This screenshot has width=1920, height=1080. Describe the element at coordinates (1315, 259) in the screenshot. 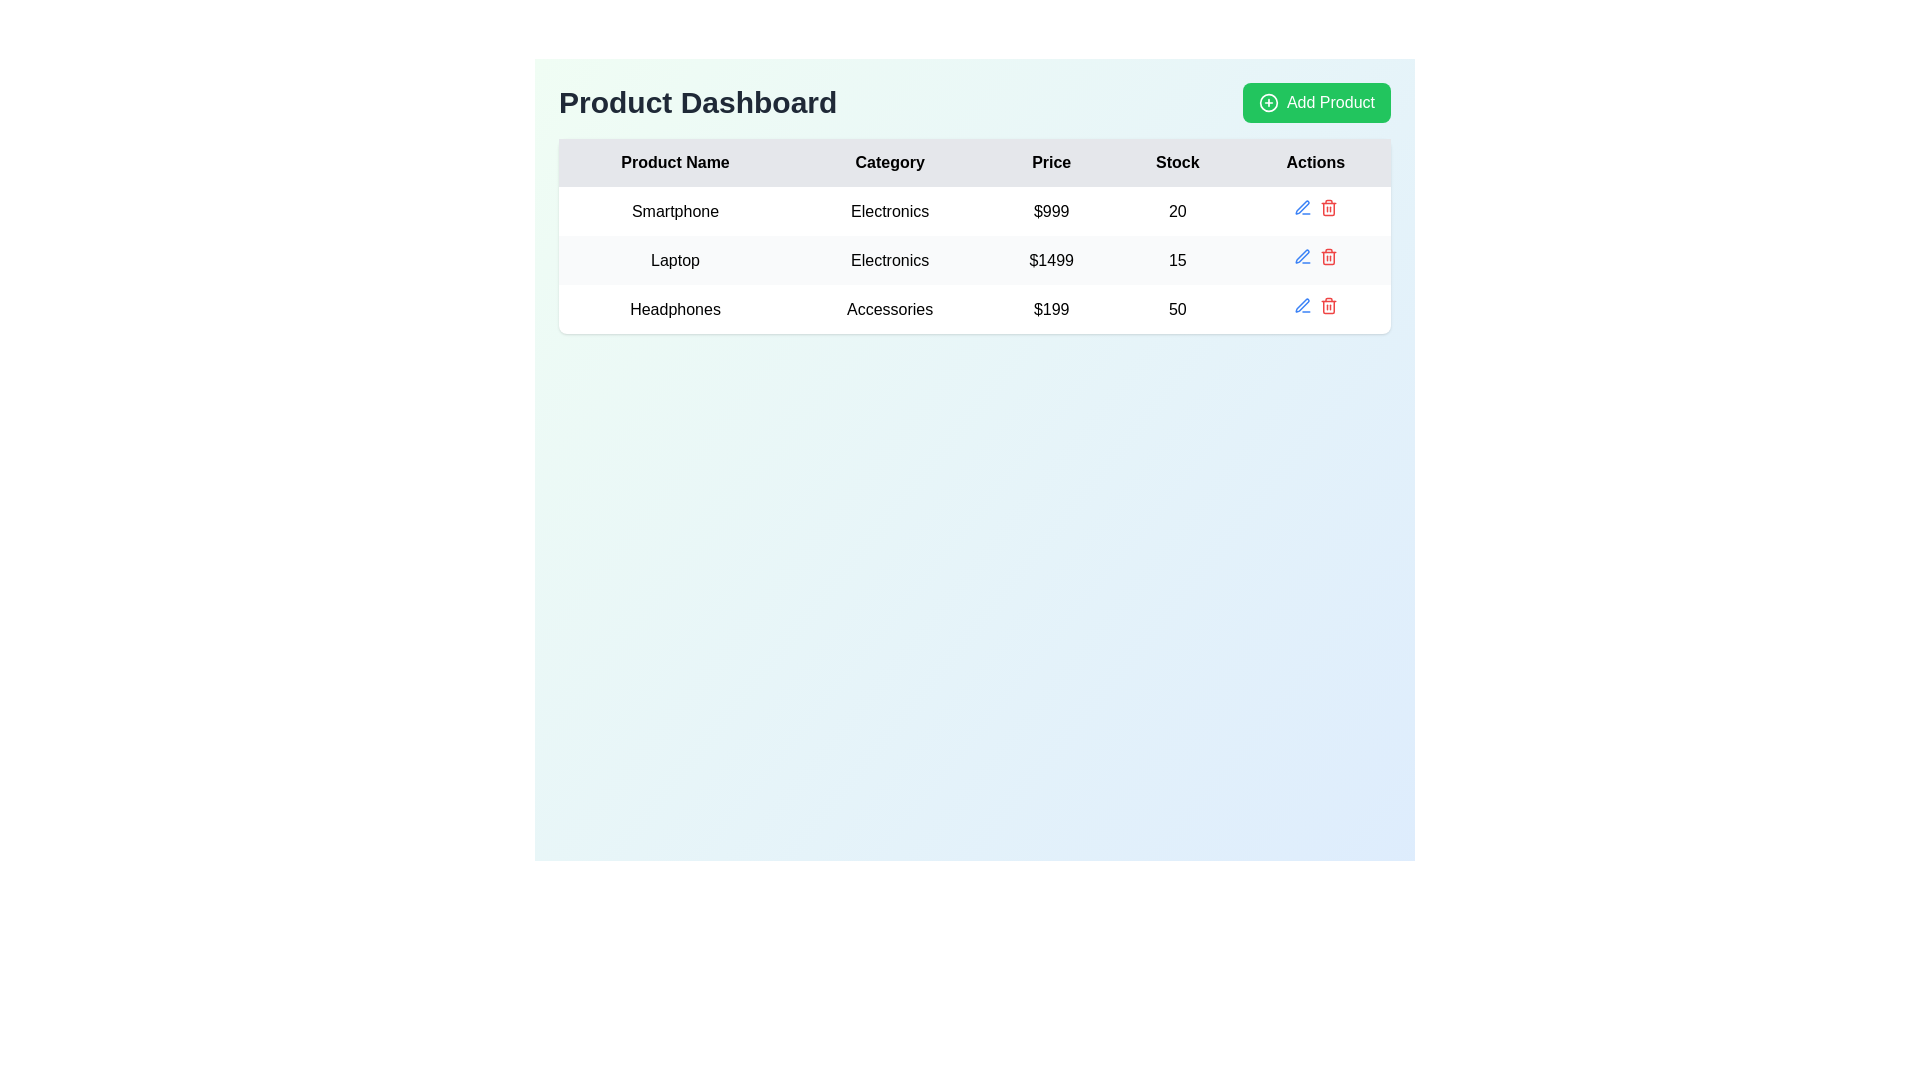

I see `the trash bin icon in the Actions column of the table on the second row labeled 'Laptop'` at that location.